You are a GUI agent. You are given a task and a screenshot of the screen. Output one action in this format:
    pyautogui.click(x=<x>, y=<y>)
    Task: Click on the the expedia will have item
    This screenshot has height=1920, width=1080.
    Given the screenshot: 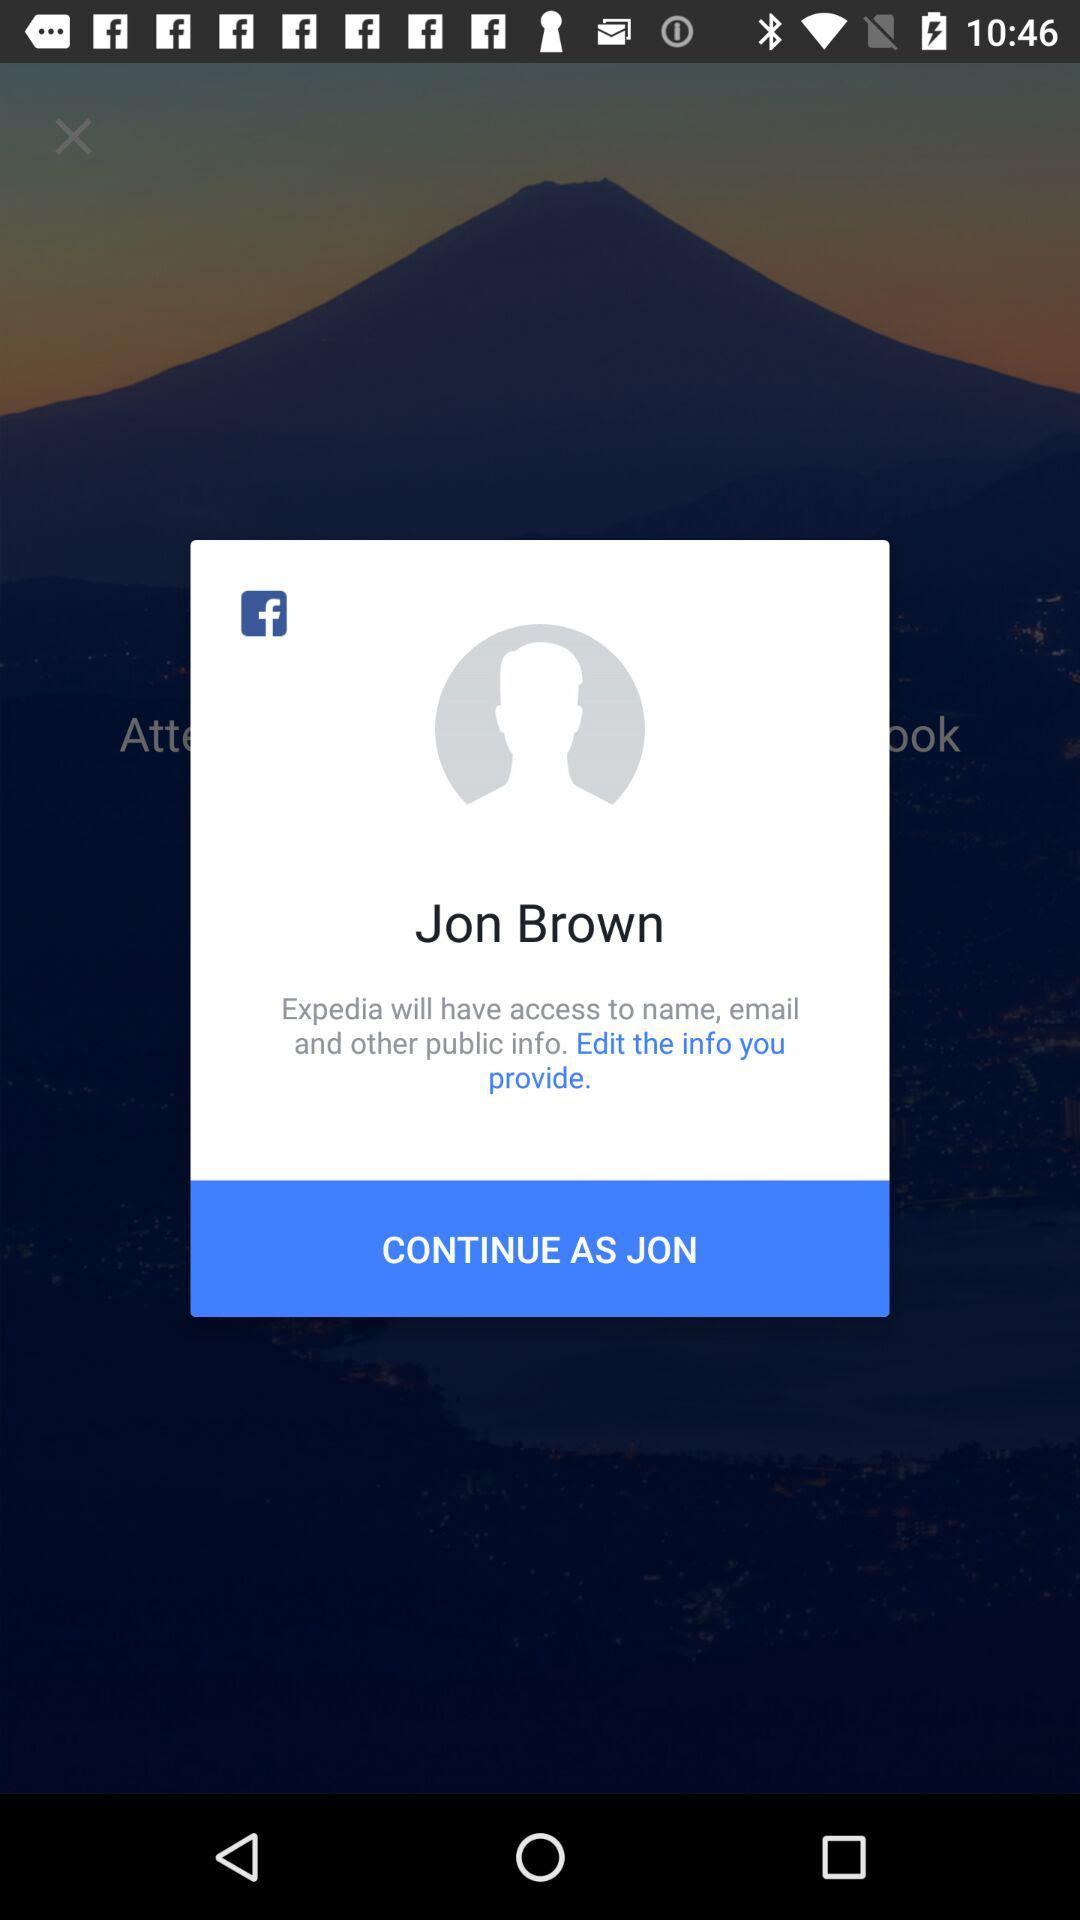 What is the action you would take?
    pyautogui.click(x=540, y=1041)
    